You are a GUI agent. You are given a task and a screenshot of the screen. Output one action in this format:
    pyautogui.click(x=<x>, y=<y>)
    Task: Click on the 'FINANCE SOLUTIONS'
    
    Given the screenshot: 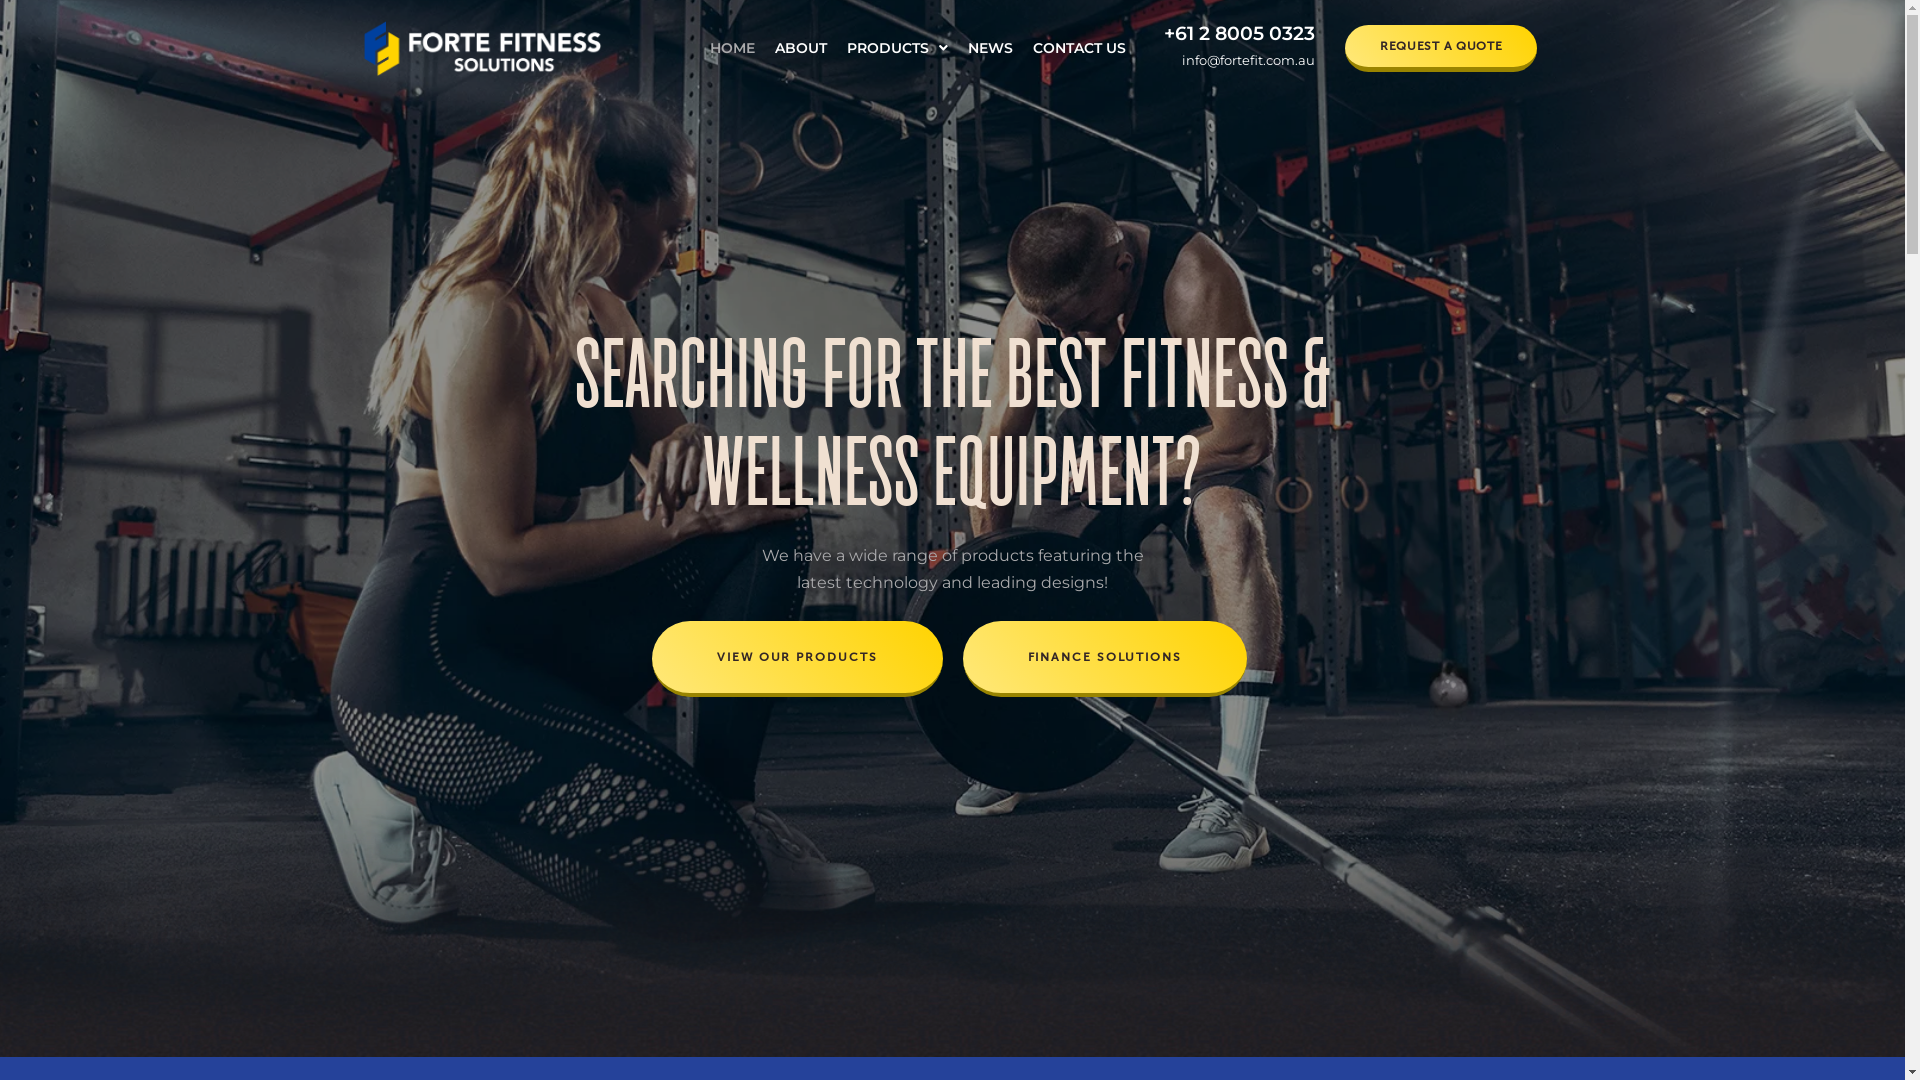 What is the action you would take?
    pyautogui.click(x=1103, y=659)
    